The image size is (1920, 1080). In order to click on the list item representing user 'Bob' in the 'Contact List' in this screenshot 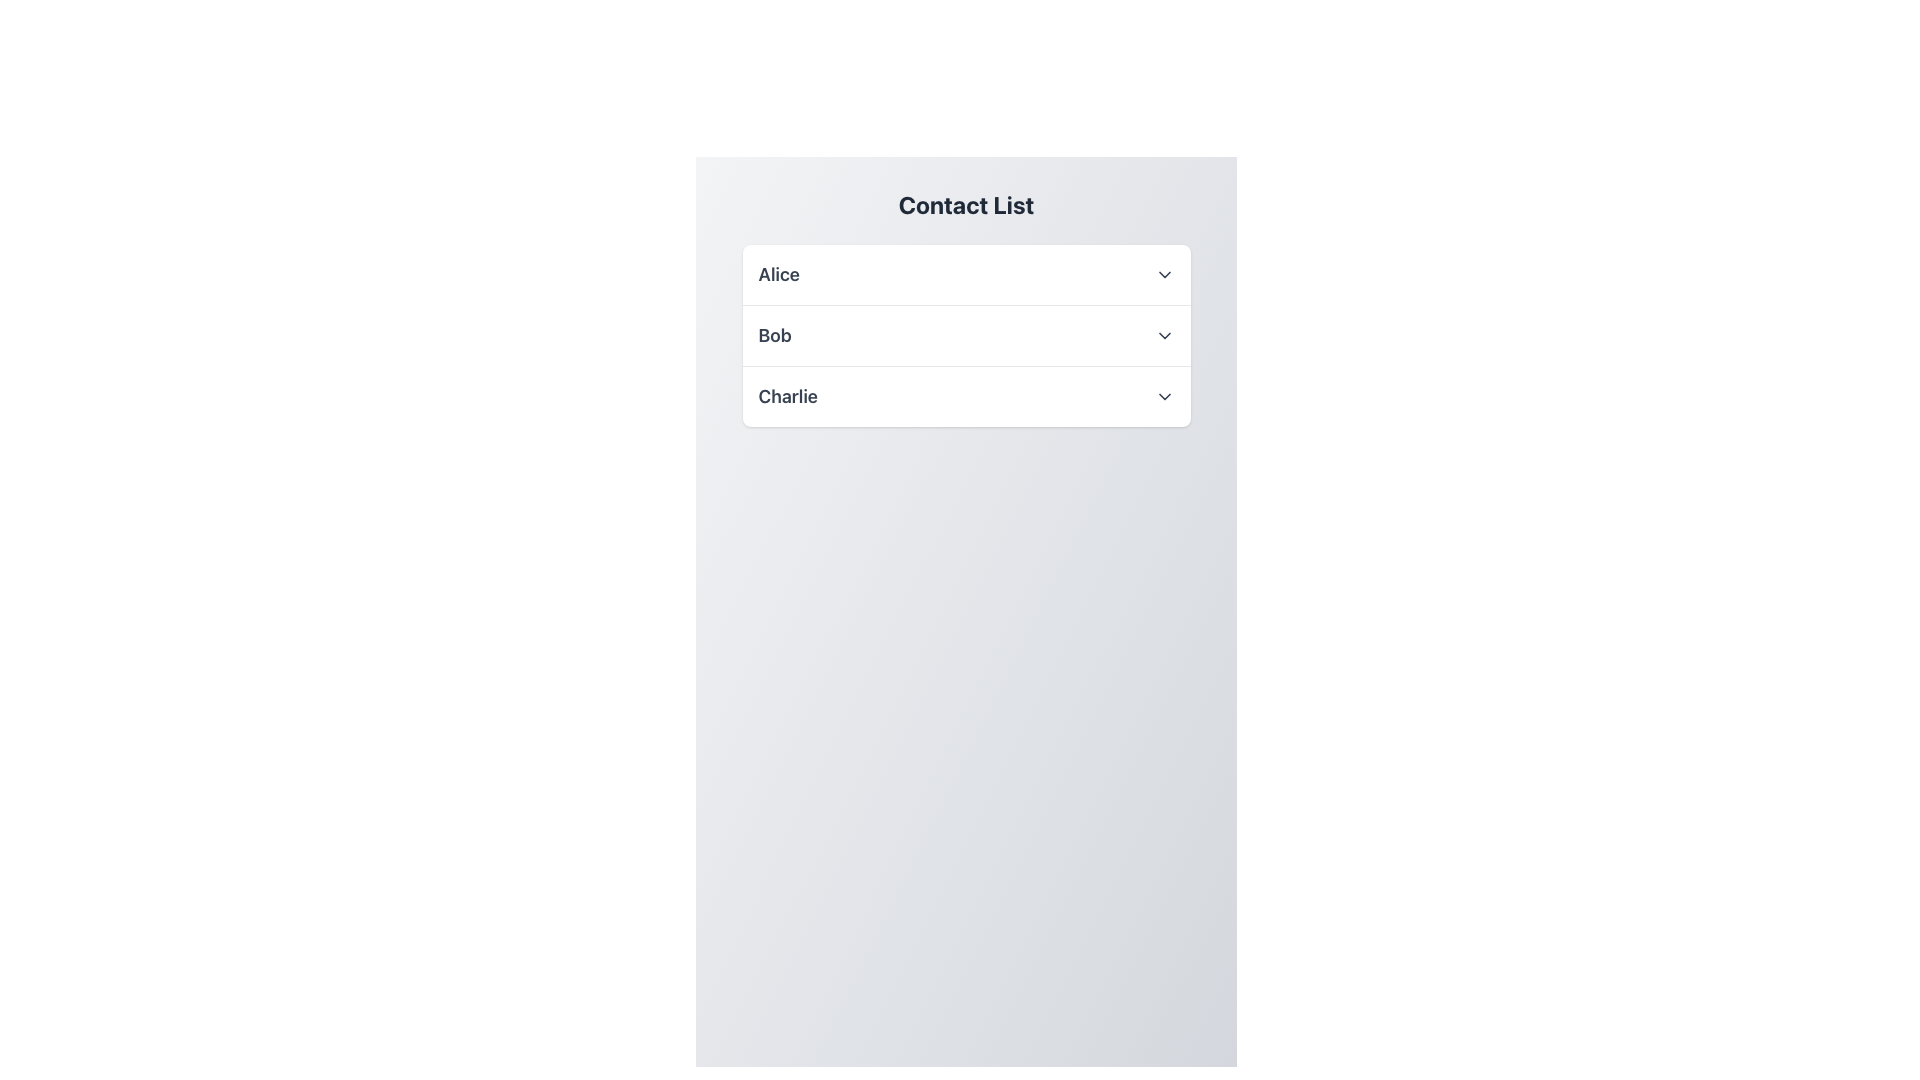, I will do `click(966, 334)`.